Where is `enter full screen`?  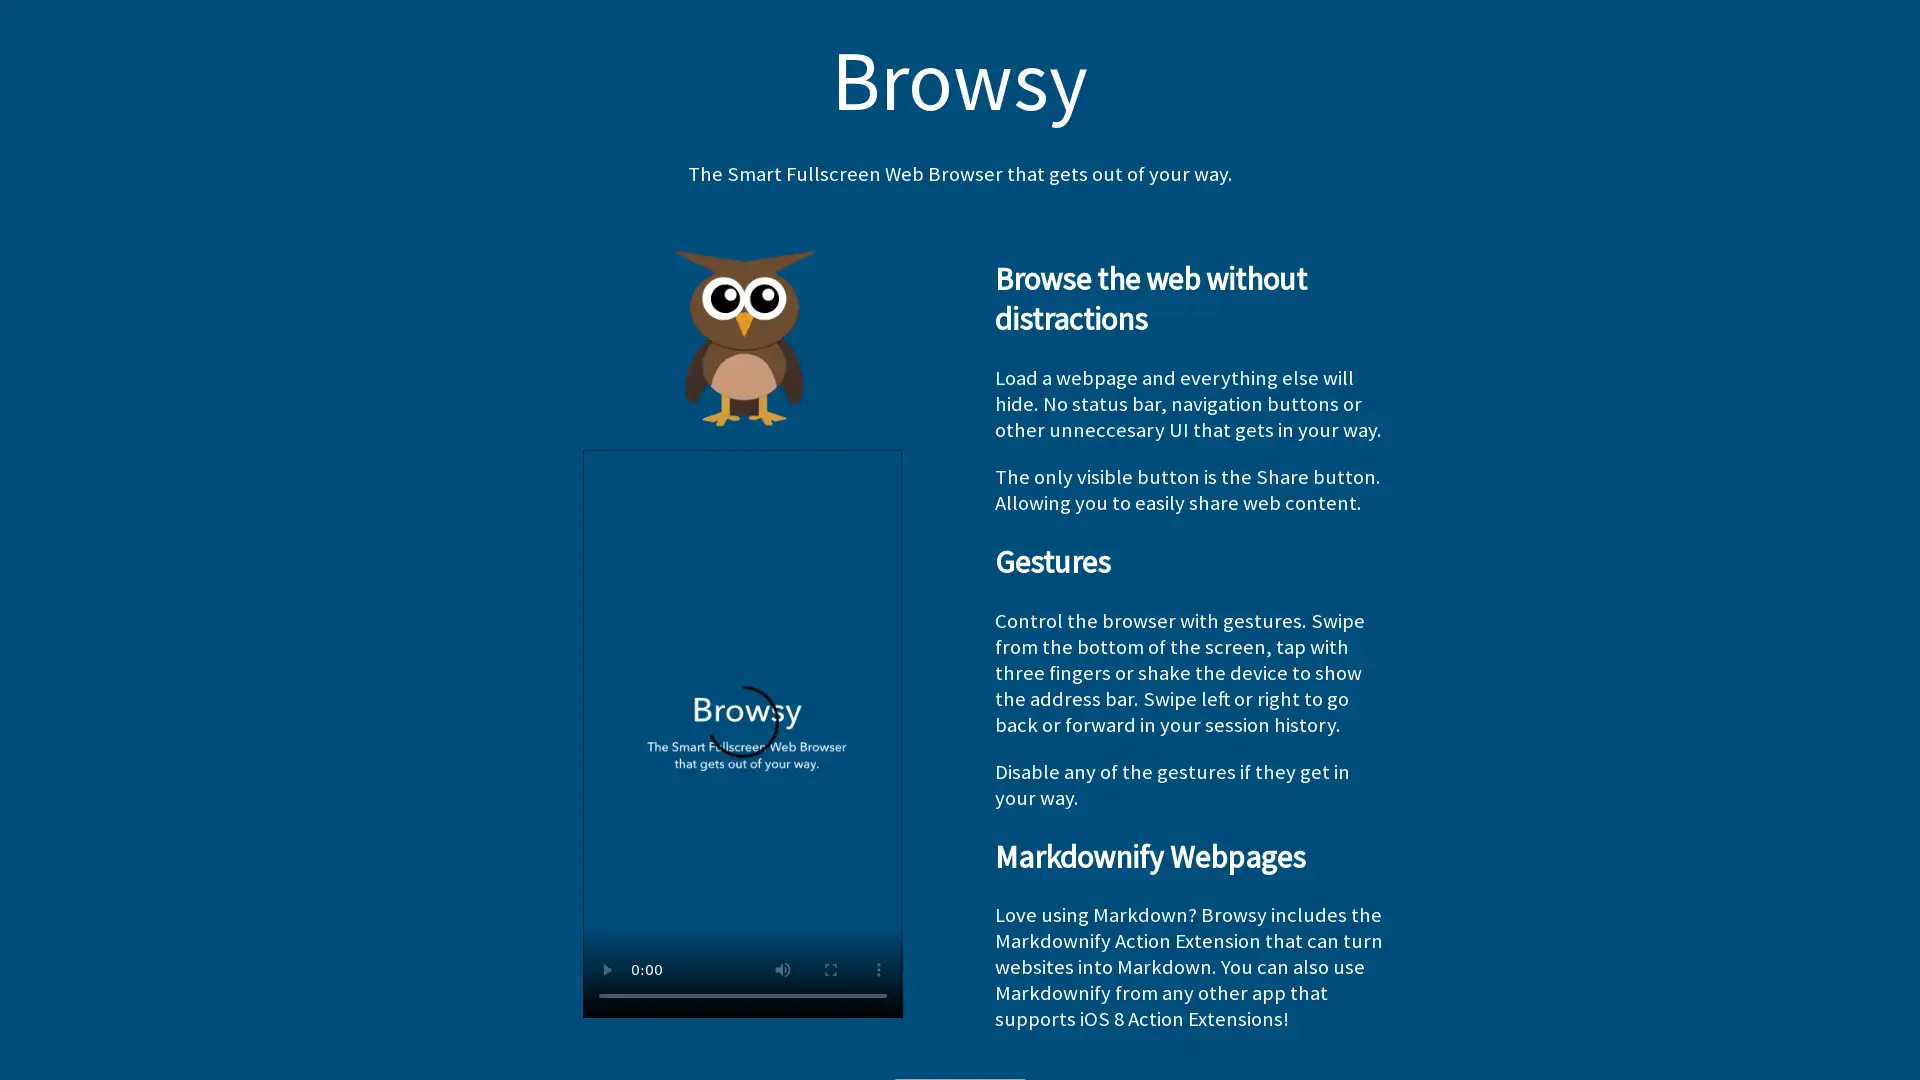 enter full screen is located at coordinates (830, 967).